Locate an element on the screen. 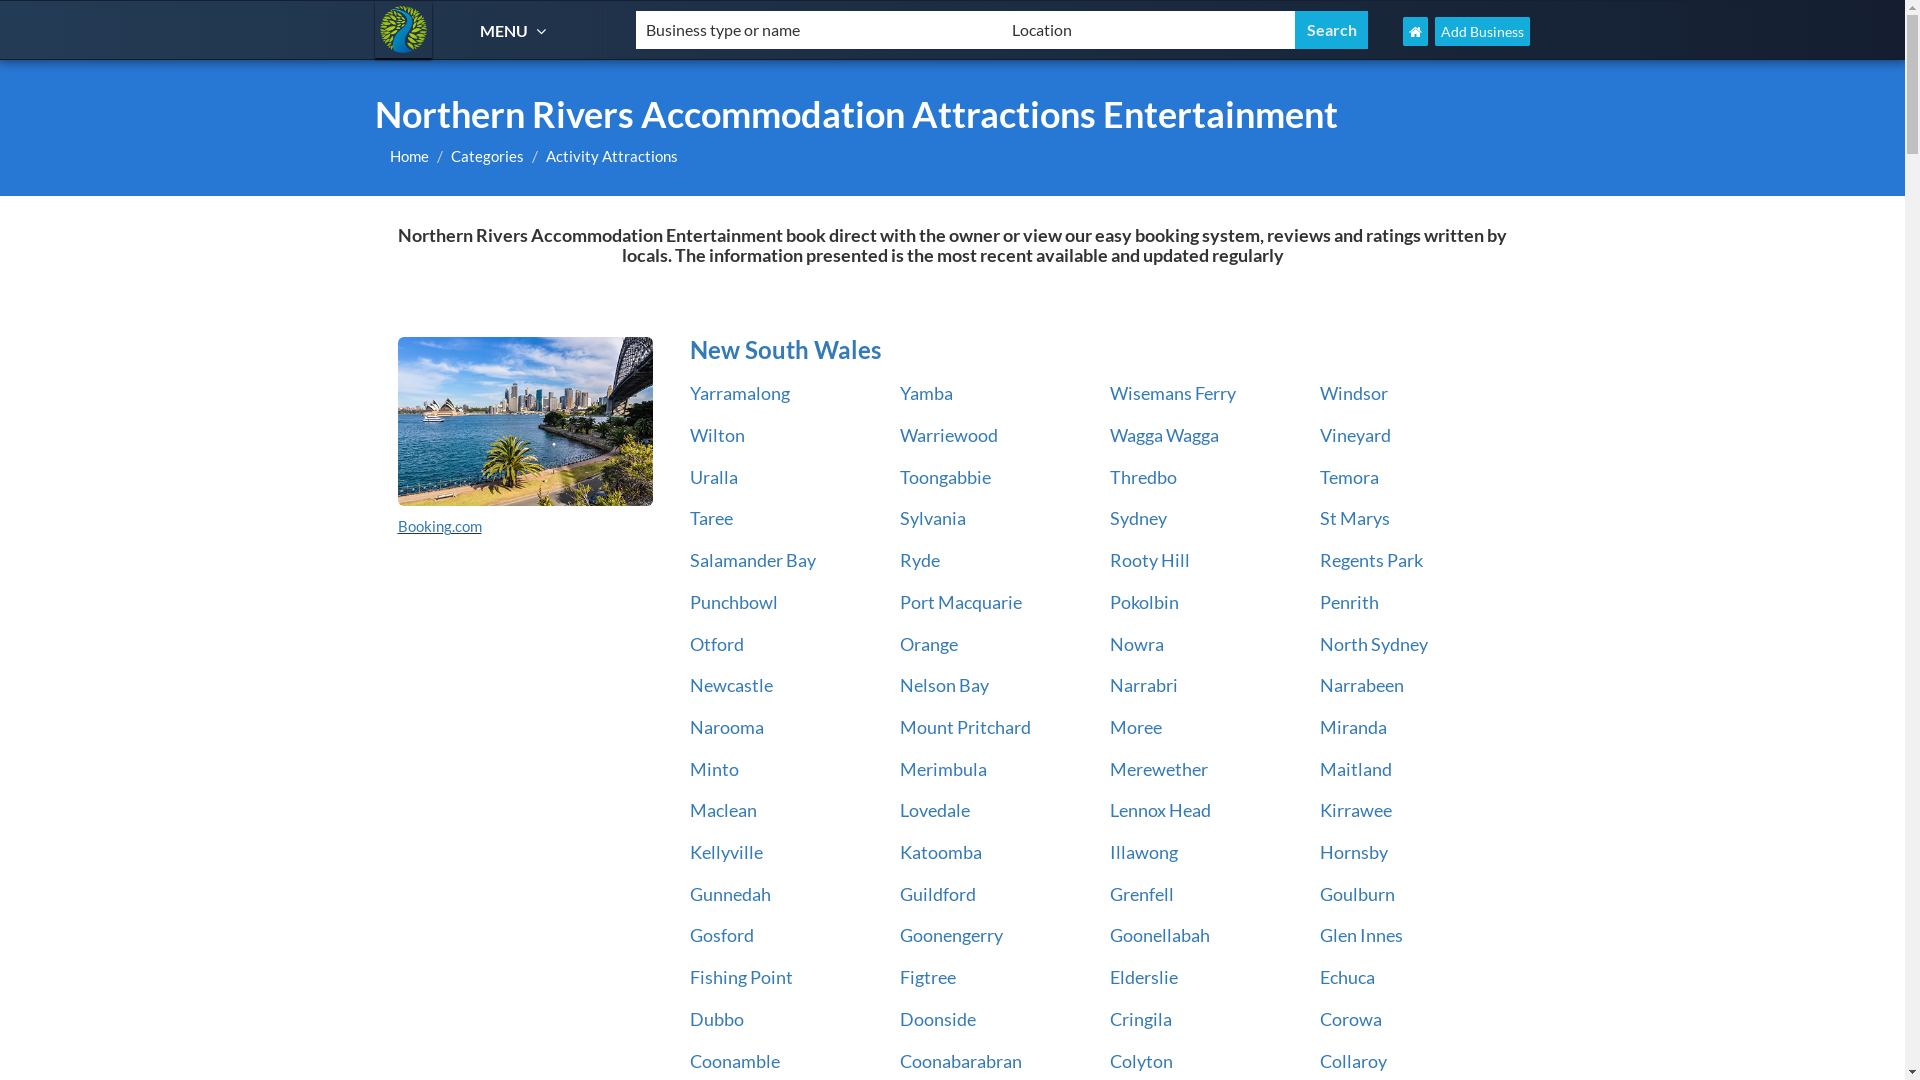 Image resolution: width=1920 pixels, height=1080 pixels. 'Temora' is located at coordinates (1320, 477).